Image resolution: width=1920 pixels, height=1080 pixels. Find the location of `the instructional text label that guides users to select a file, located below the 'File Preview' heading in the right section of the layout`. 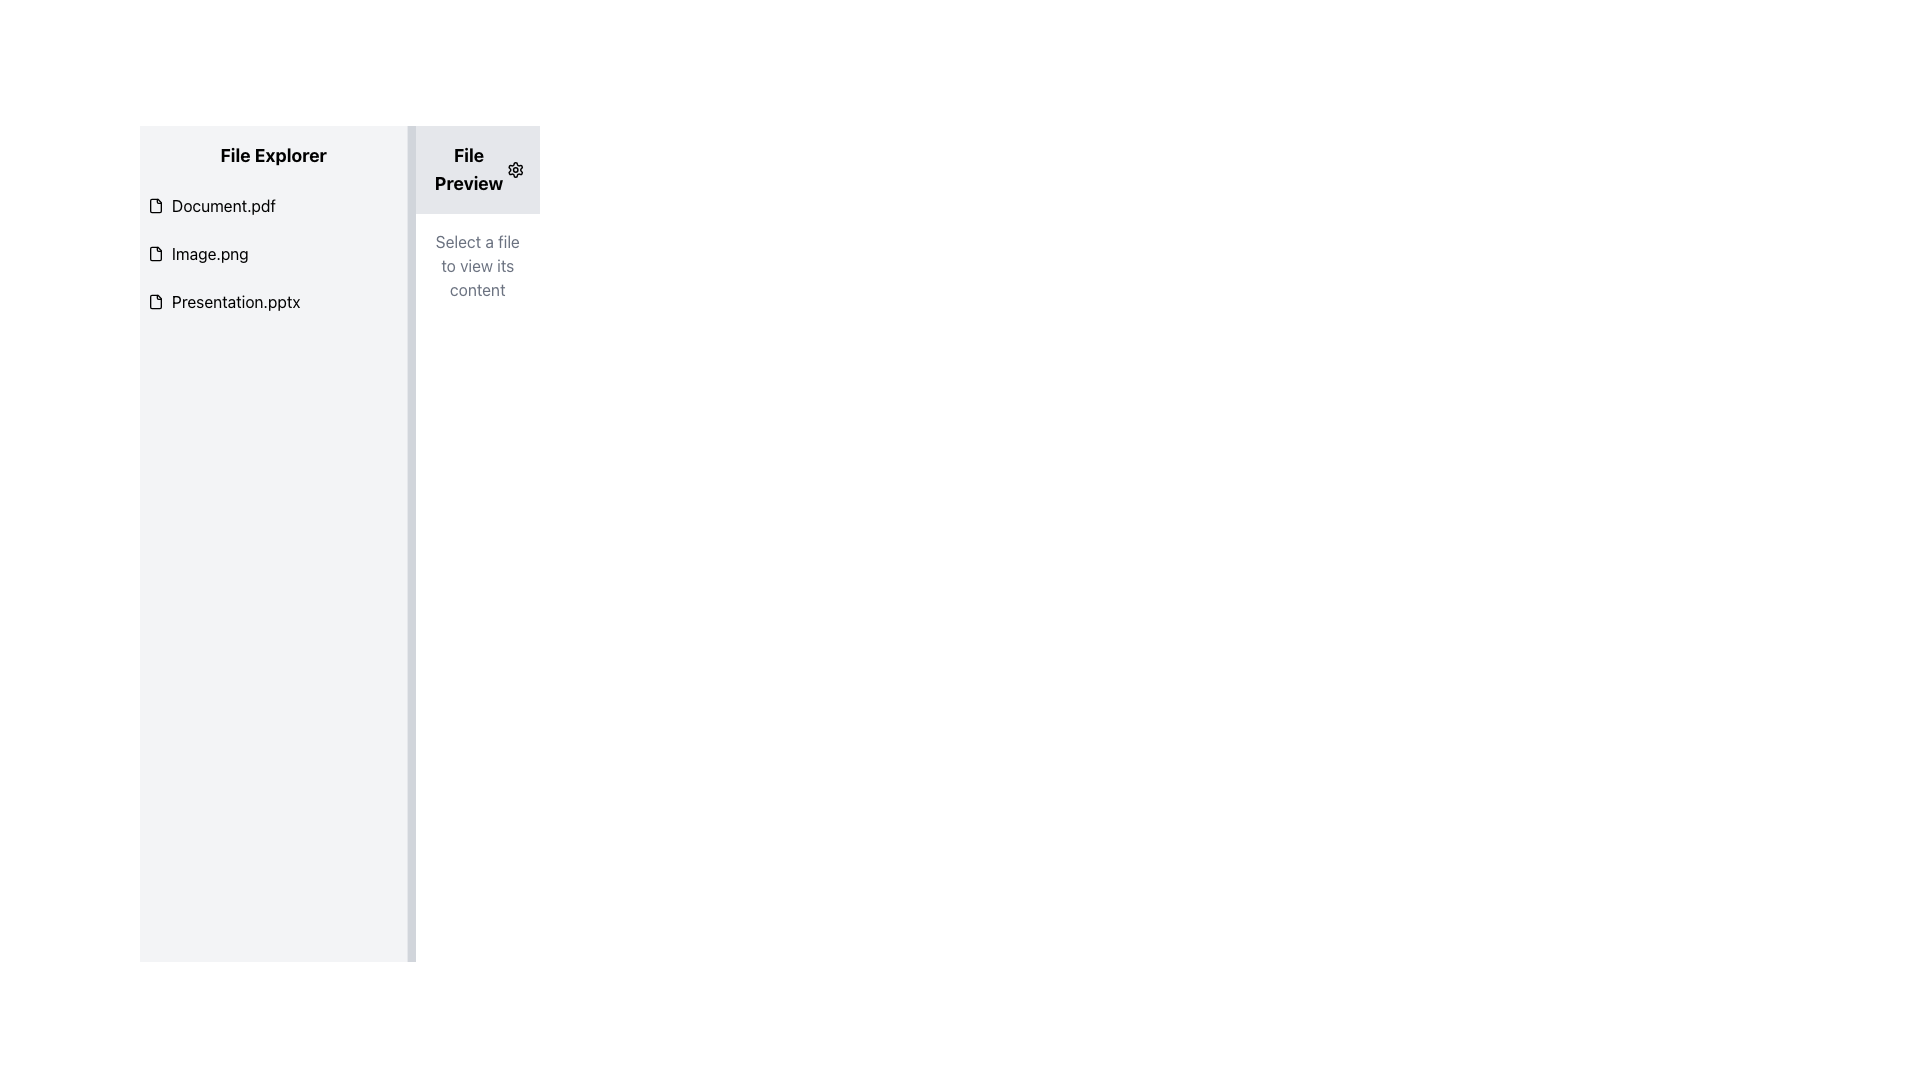

the instructional text label that guides users to select a file, located below the 'File Preview' heading in the right section of the layout is located at coordinates (476, 265).